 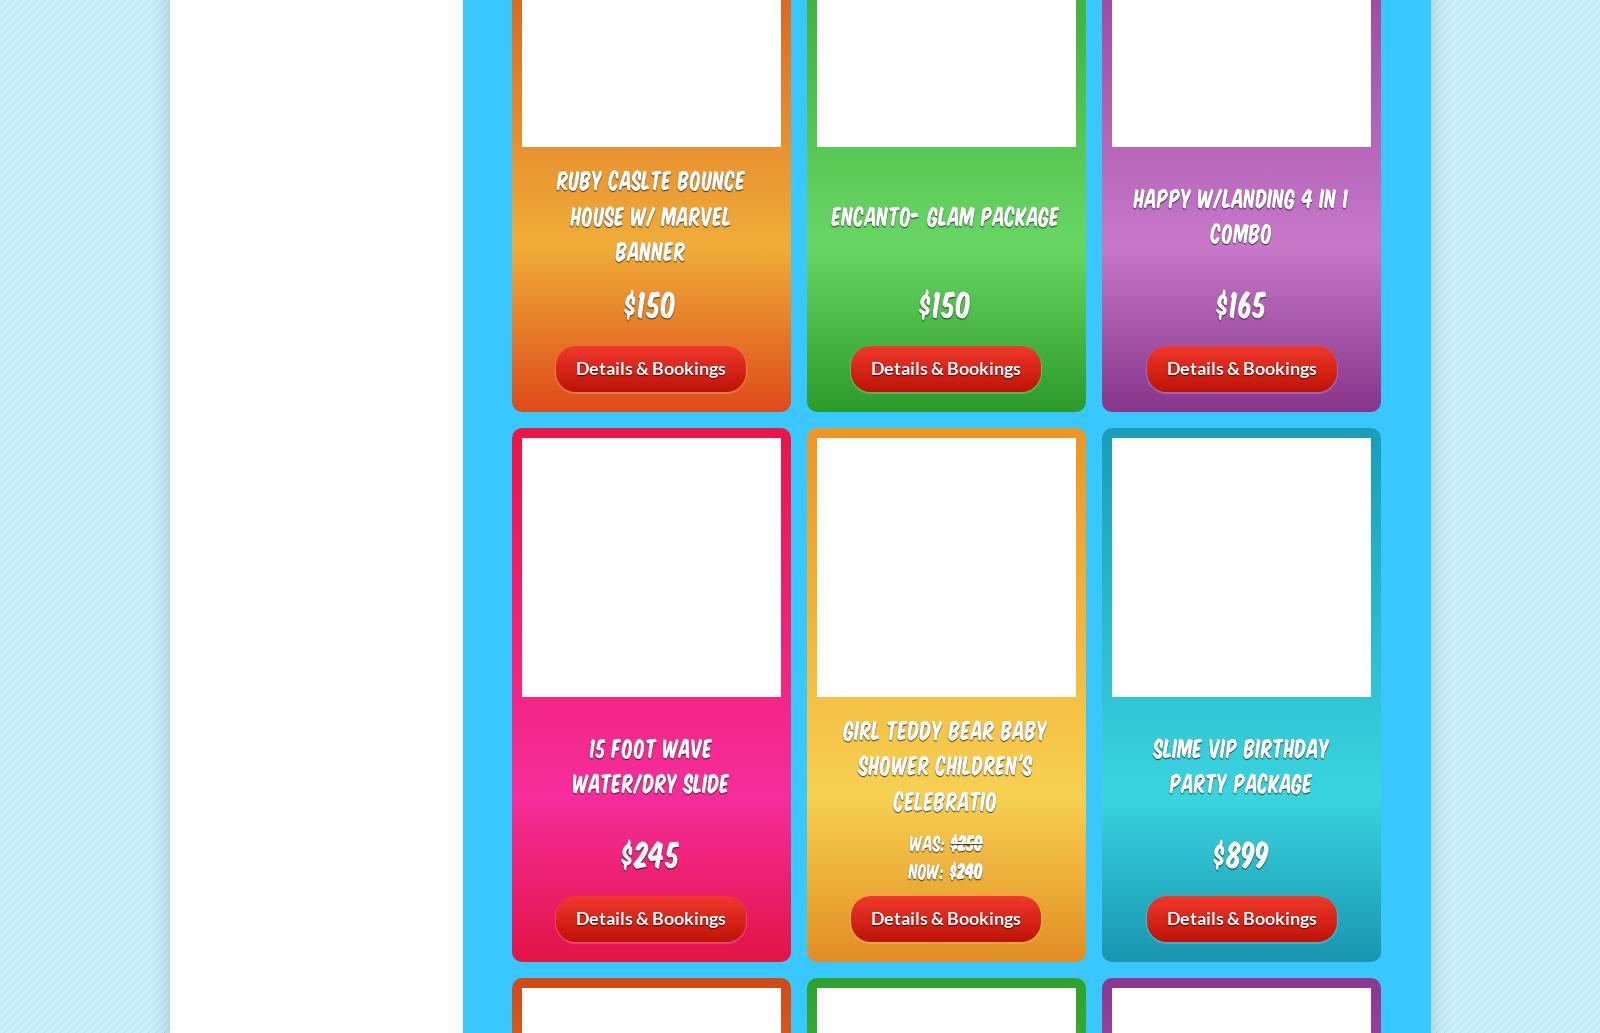 I want to click on '$240', so click(x=949, y=869).